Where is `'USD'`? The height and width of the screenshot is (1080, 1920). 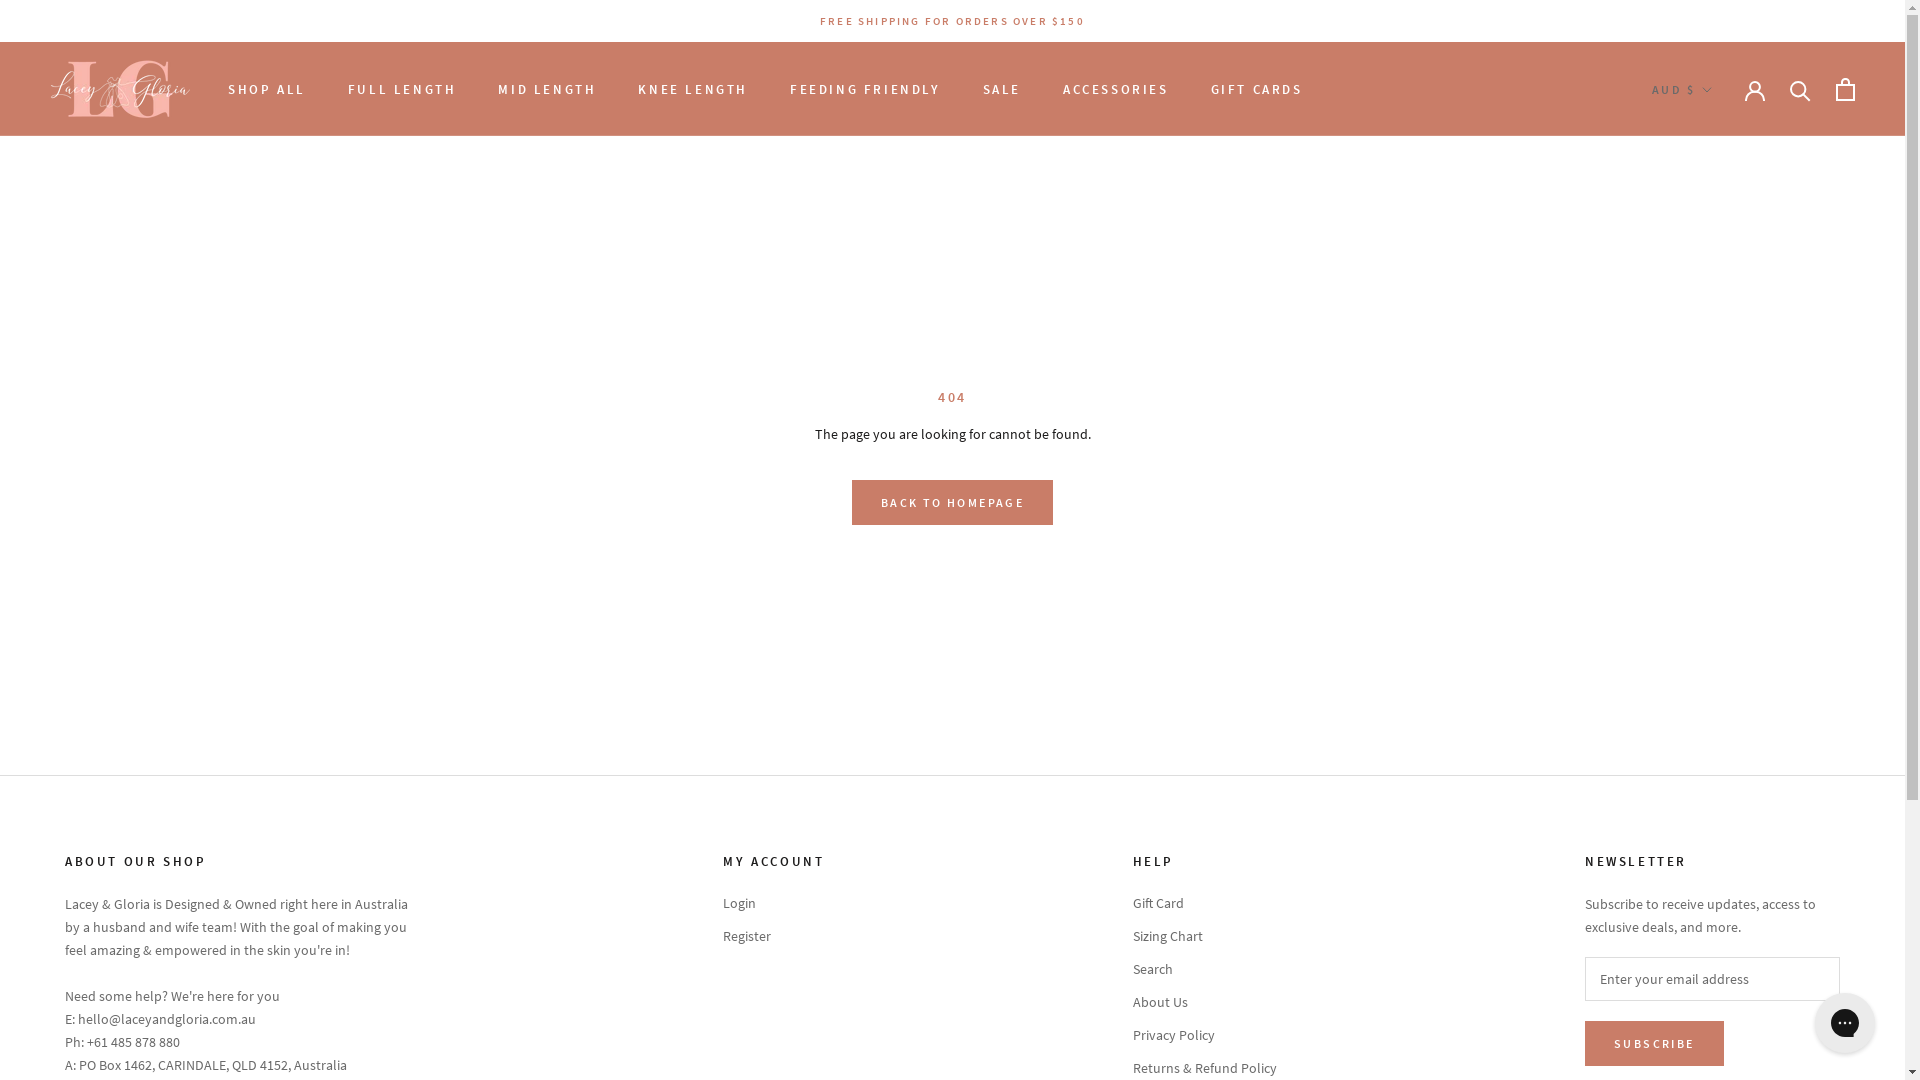
'USD' is located at coordinates (1704, 313).